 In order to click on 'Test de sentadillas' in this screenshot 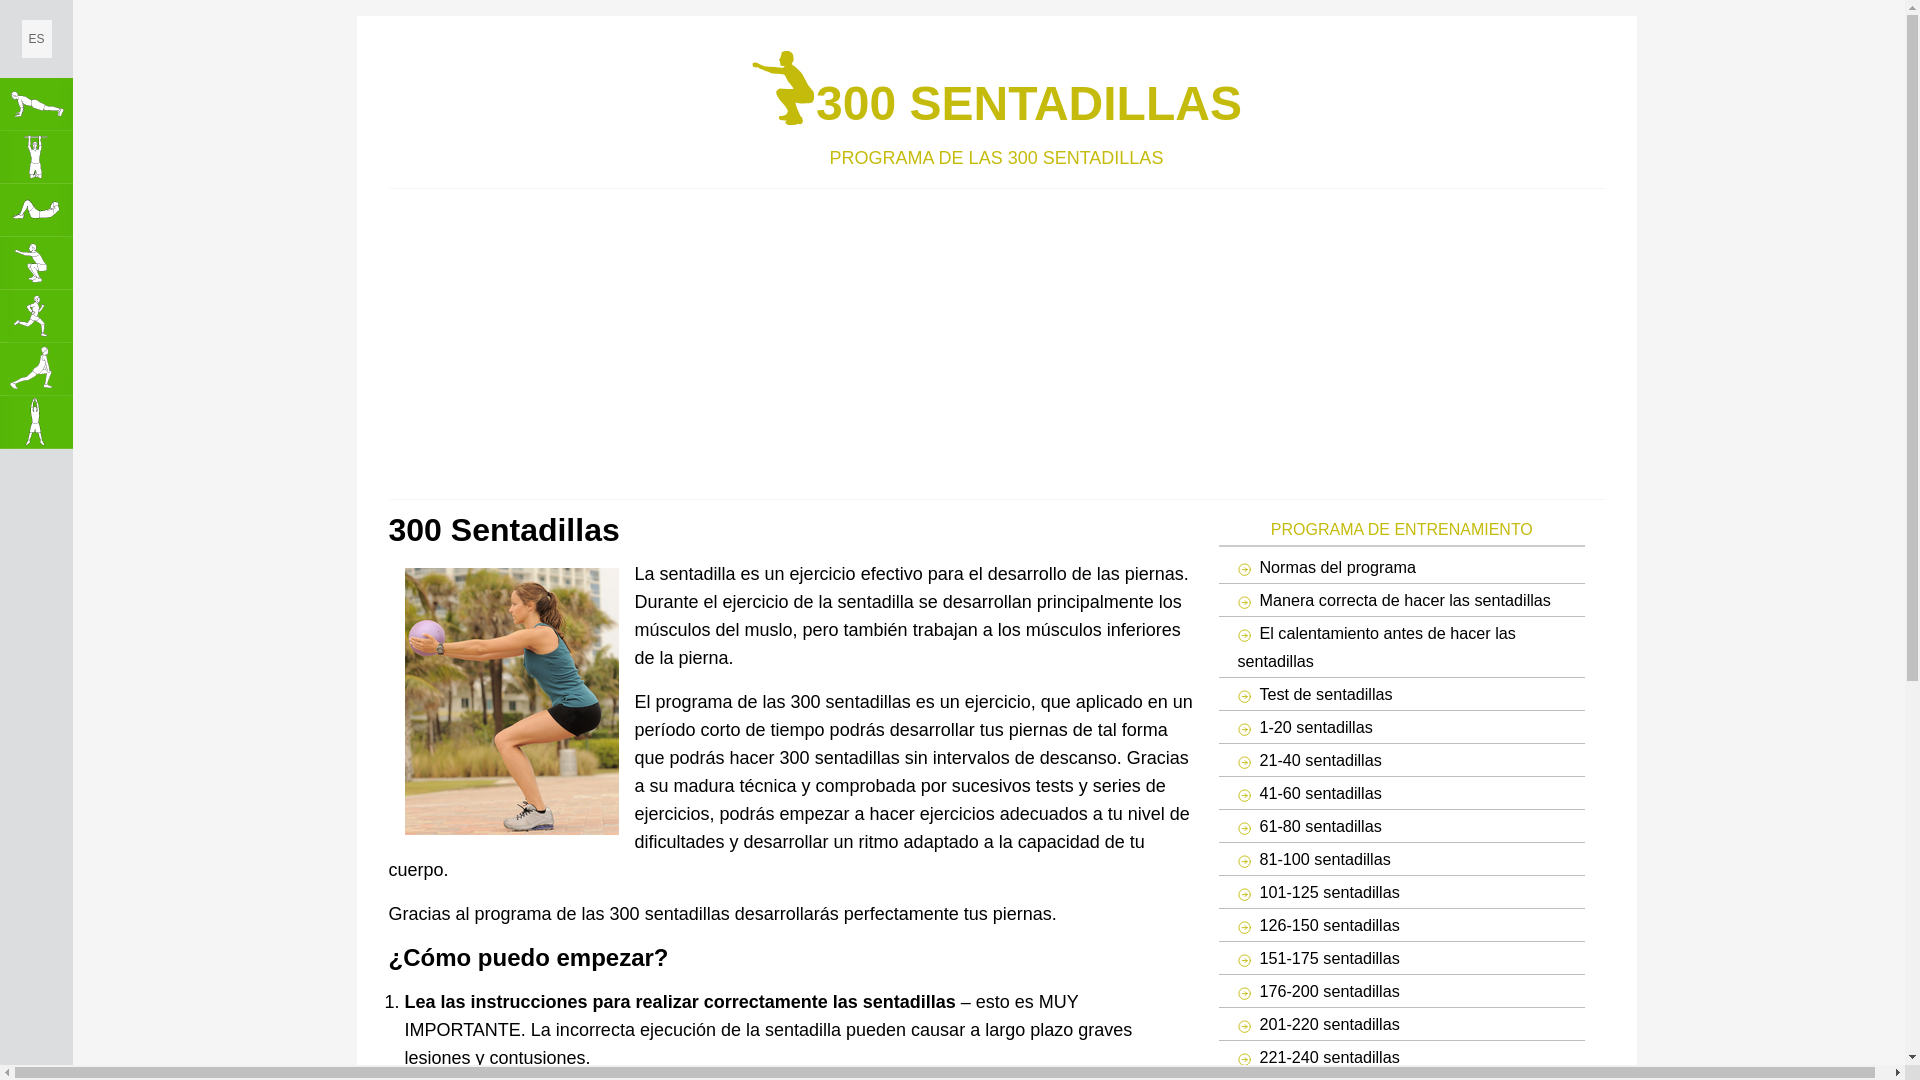, I will do `click(1400, 693)`.